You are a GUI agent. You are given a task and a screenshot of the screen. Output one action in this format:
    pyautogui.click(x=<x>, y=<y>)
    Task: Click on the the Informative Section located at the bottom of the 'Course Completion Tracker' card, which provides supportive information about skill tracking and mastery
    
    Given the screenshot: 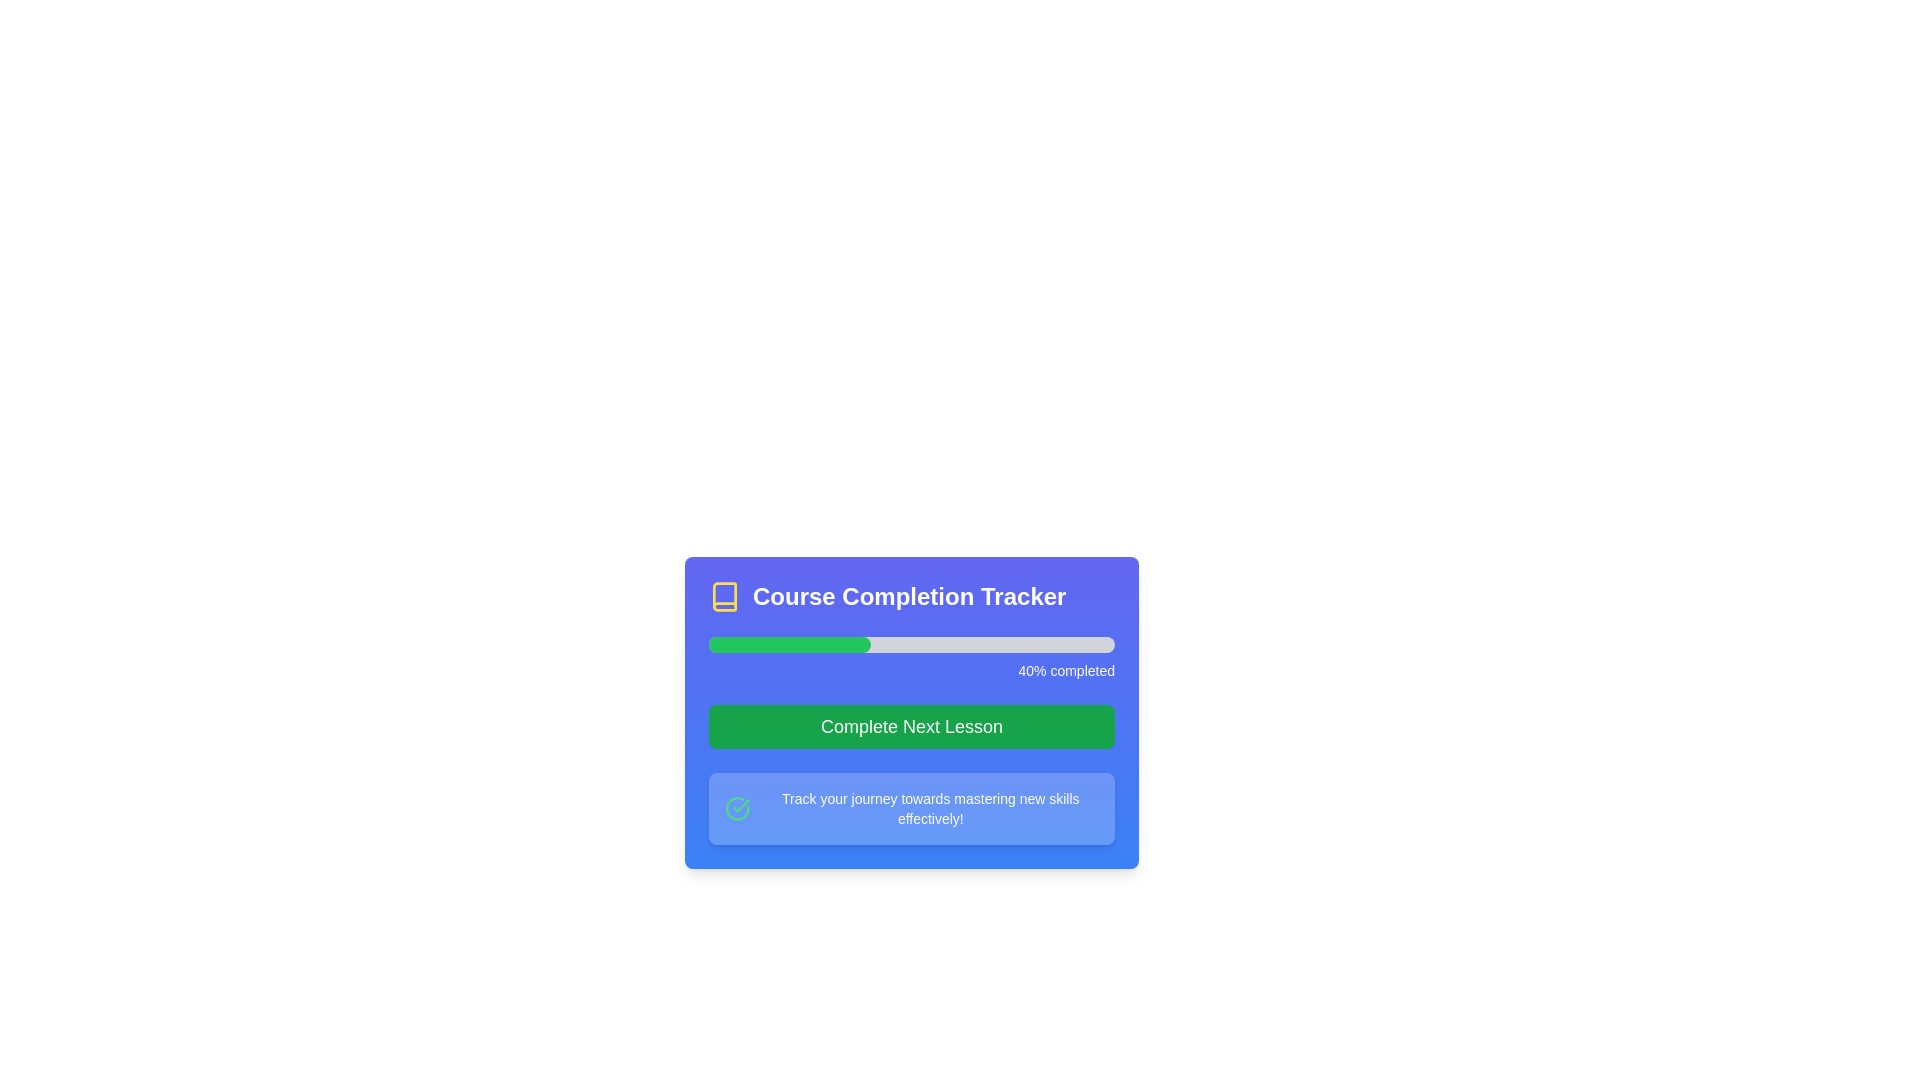 What is the action you would take?
    pyautogui.click(x=911, y=808)
    